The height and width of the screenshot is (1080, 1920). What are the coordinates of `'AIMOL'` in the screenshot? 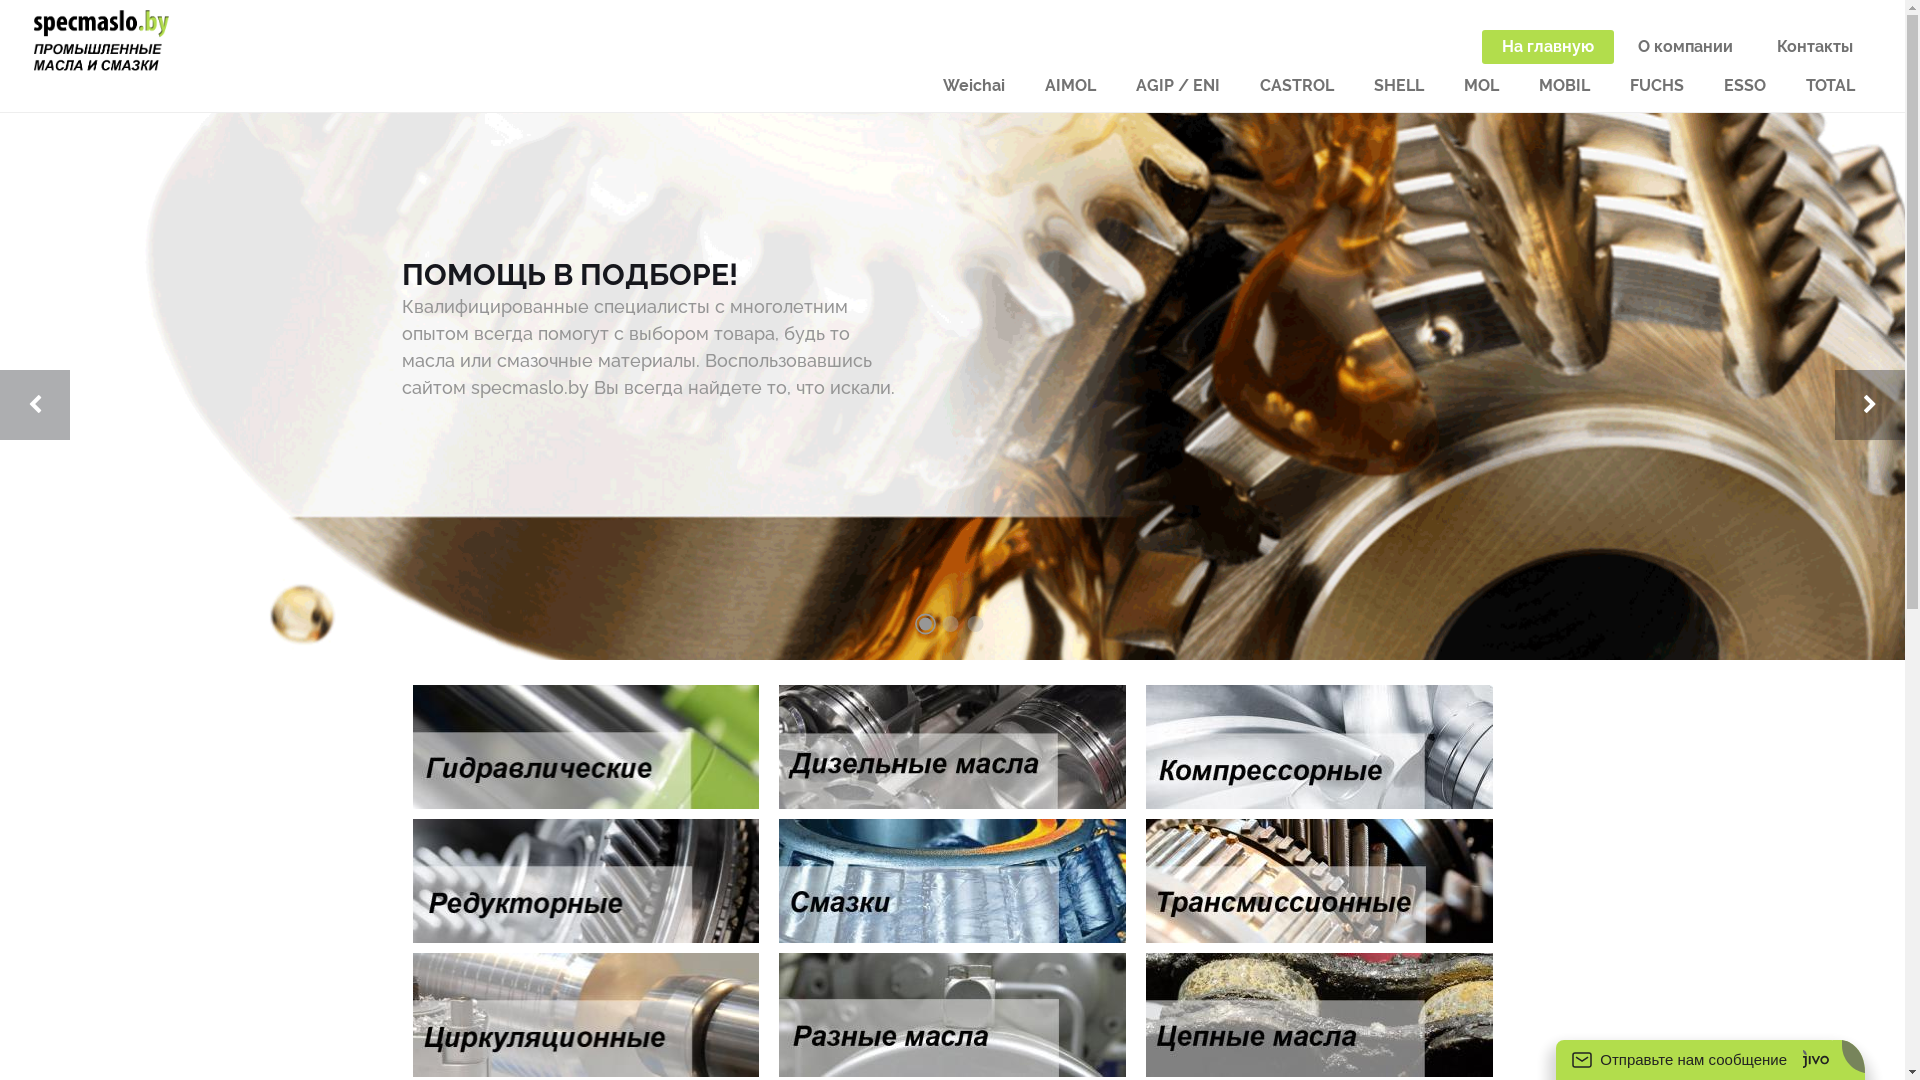 It's located at (1069, 84).